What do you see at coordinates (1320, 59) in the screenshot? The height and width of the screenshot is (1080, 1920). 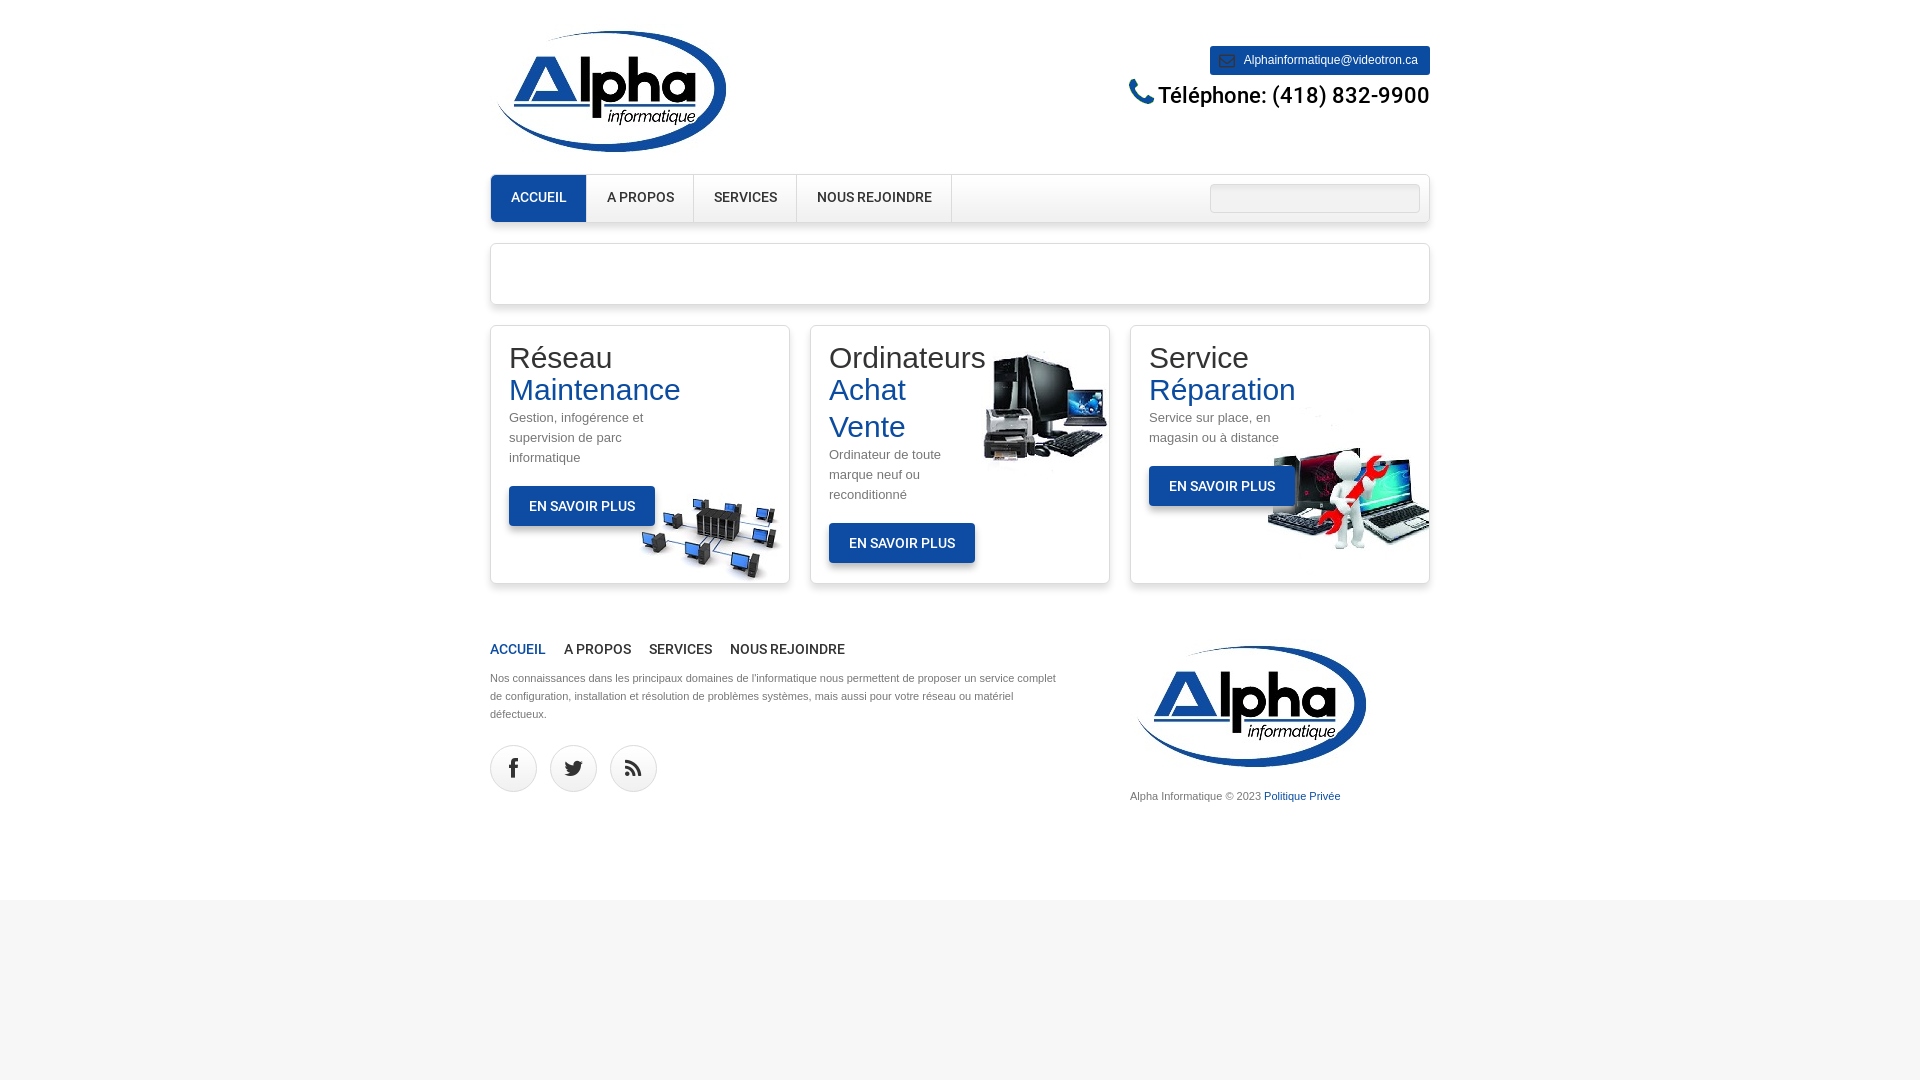 I see `'Alphainformatique@videotron.ca'` at bounding box center [1320, 59].